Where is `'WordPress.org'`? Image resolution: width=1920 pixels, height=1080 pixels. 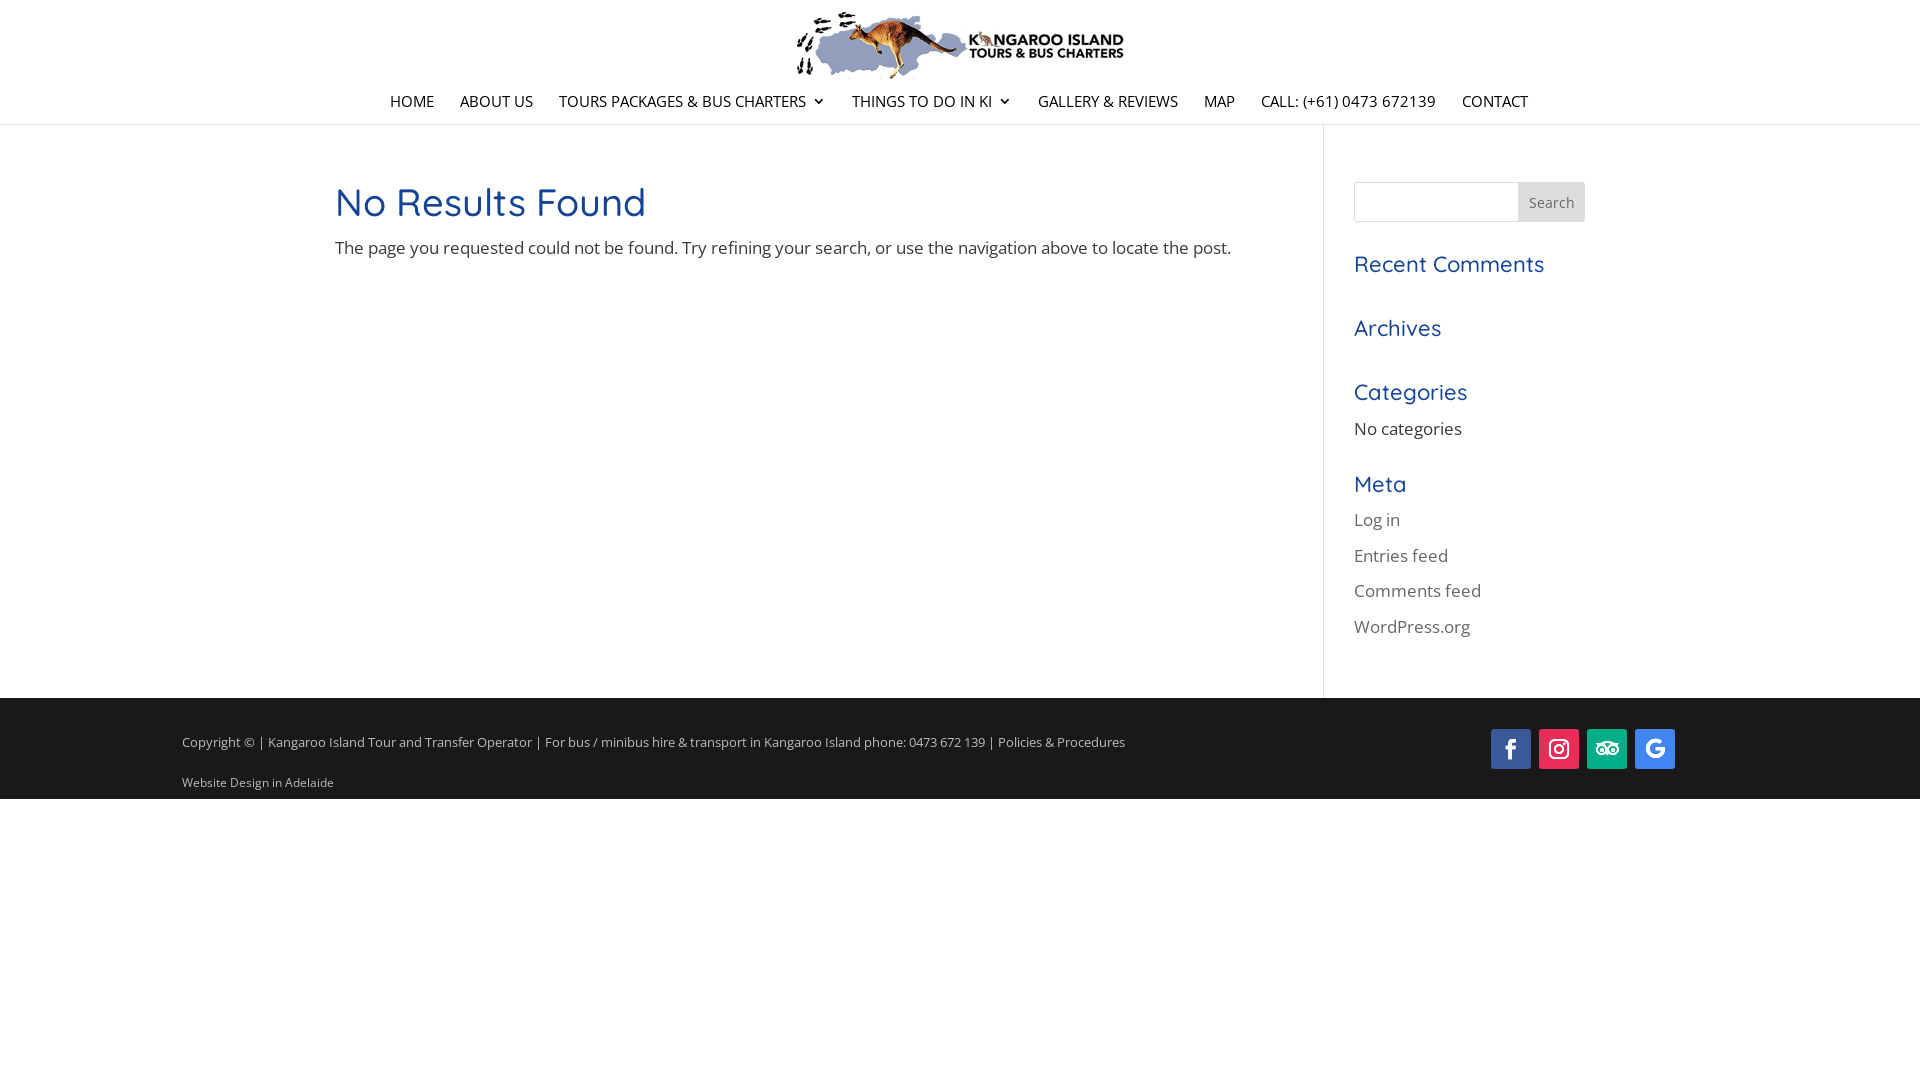
'WordPress.org' is located at coordinates (1353, 625).